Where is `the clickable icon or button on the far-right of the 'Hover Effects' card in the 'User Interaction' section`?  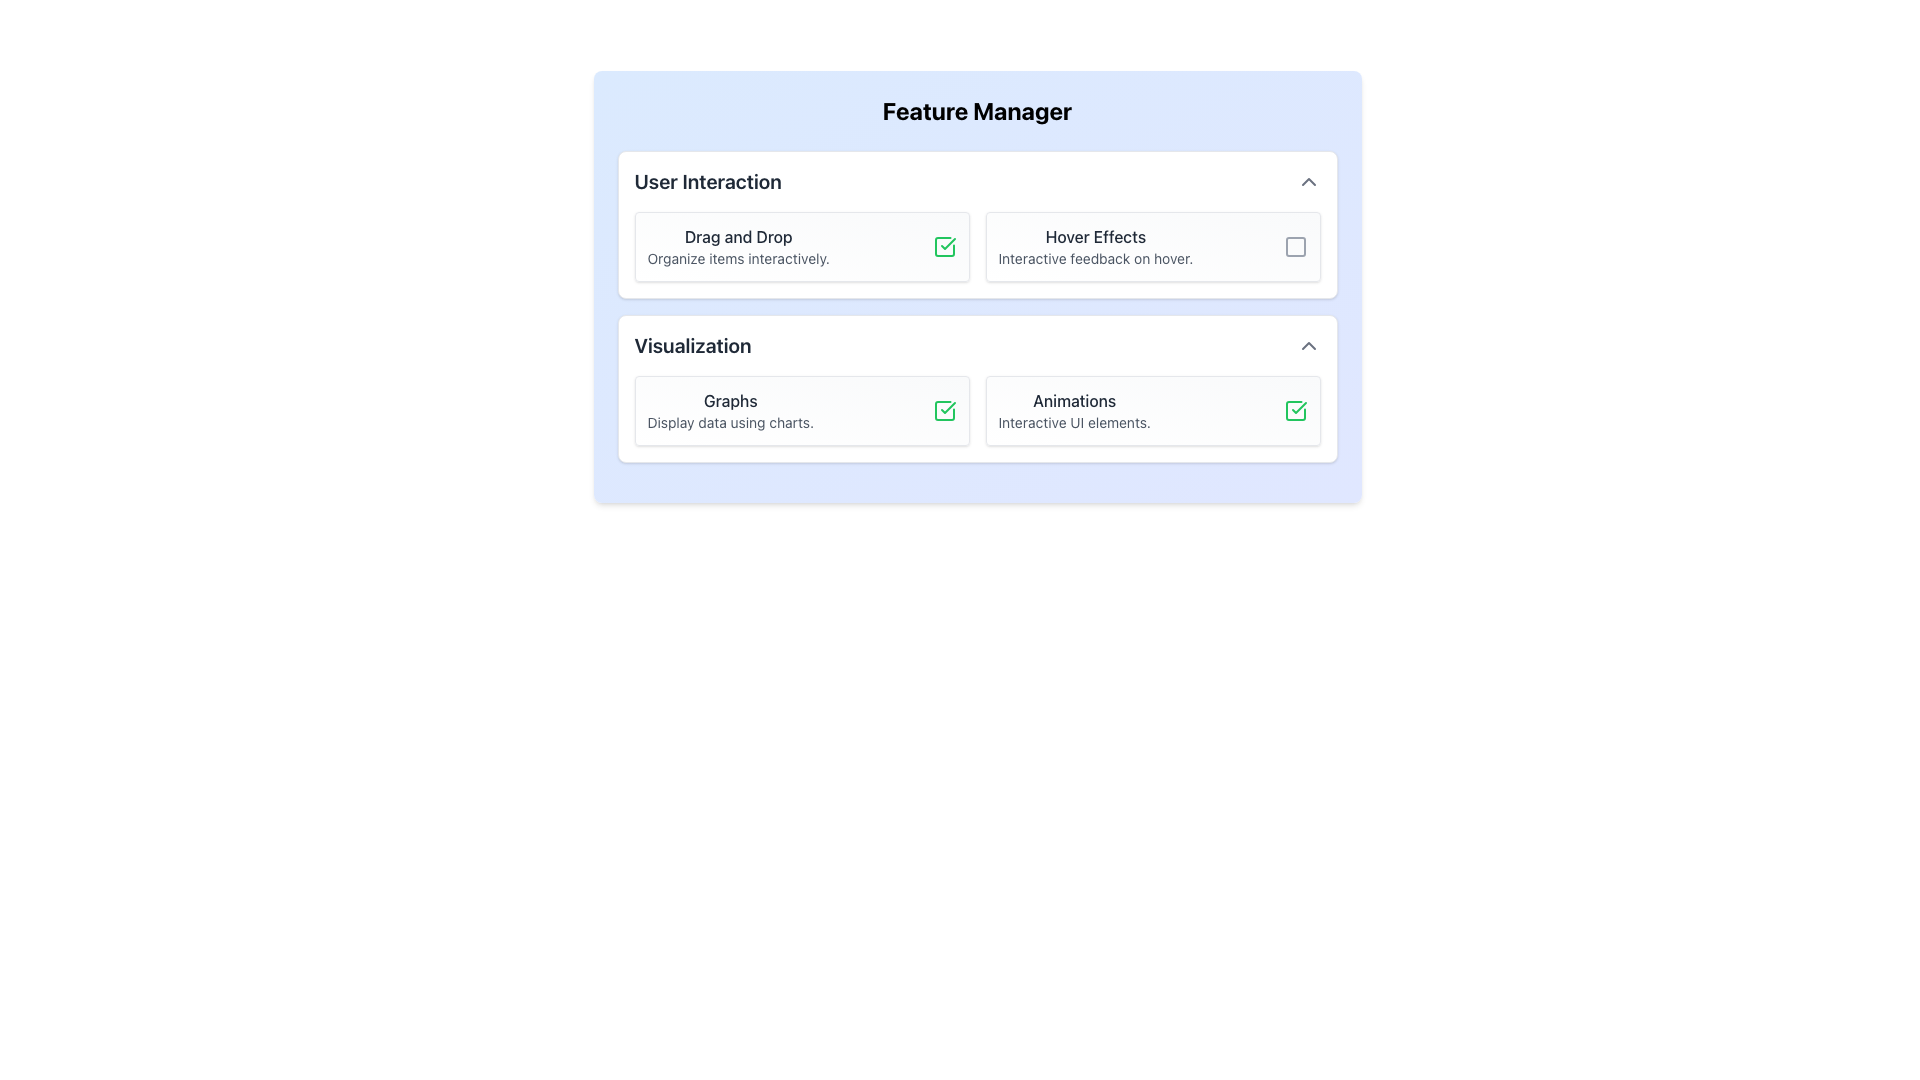
the clickable icon or button on the far-right of the 'Hover Effects' card in the 'User Interaction' section is located at coordinates (1295, 245).